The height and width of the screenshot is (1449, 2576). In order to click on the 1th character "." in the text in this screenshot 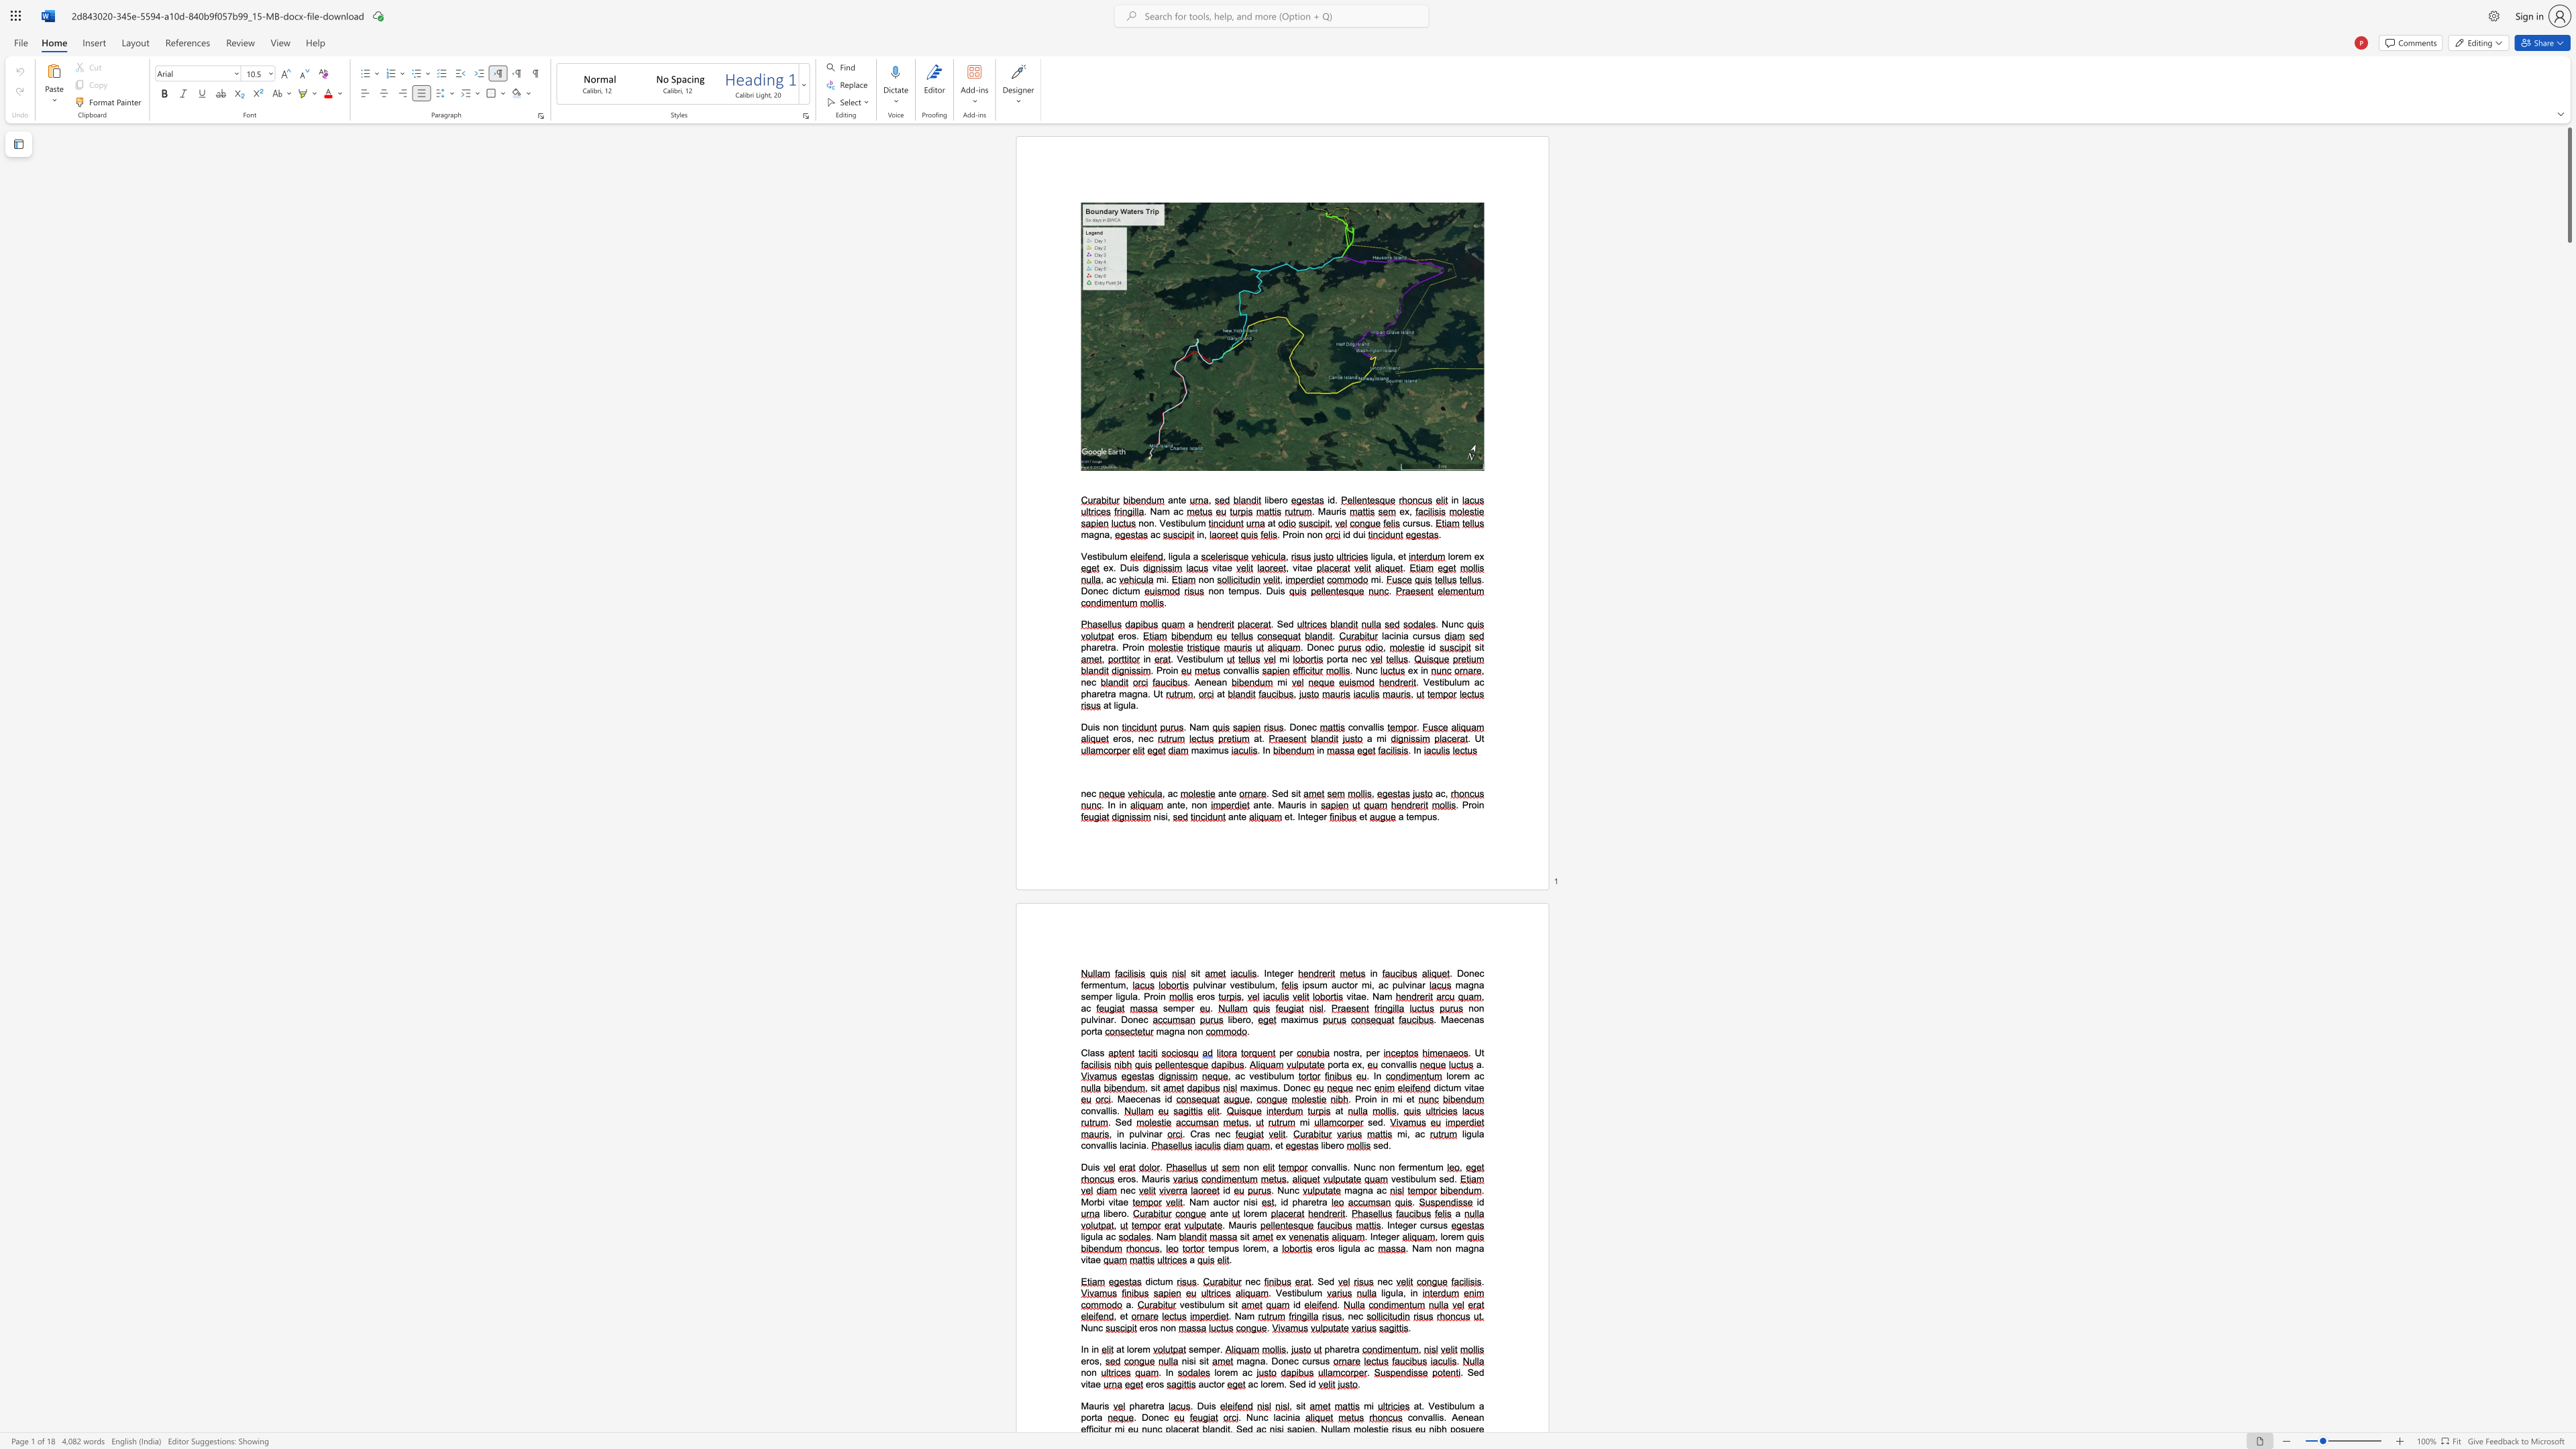, I will do `click(1118, 1110)`.